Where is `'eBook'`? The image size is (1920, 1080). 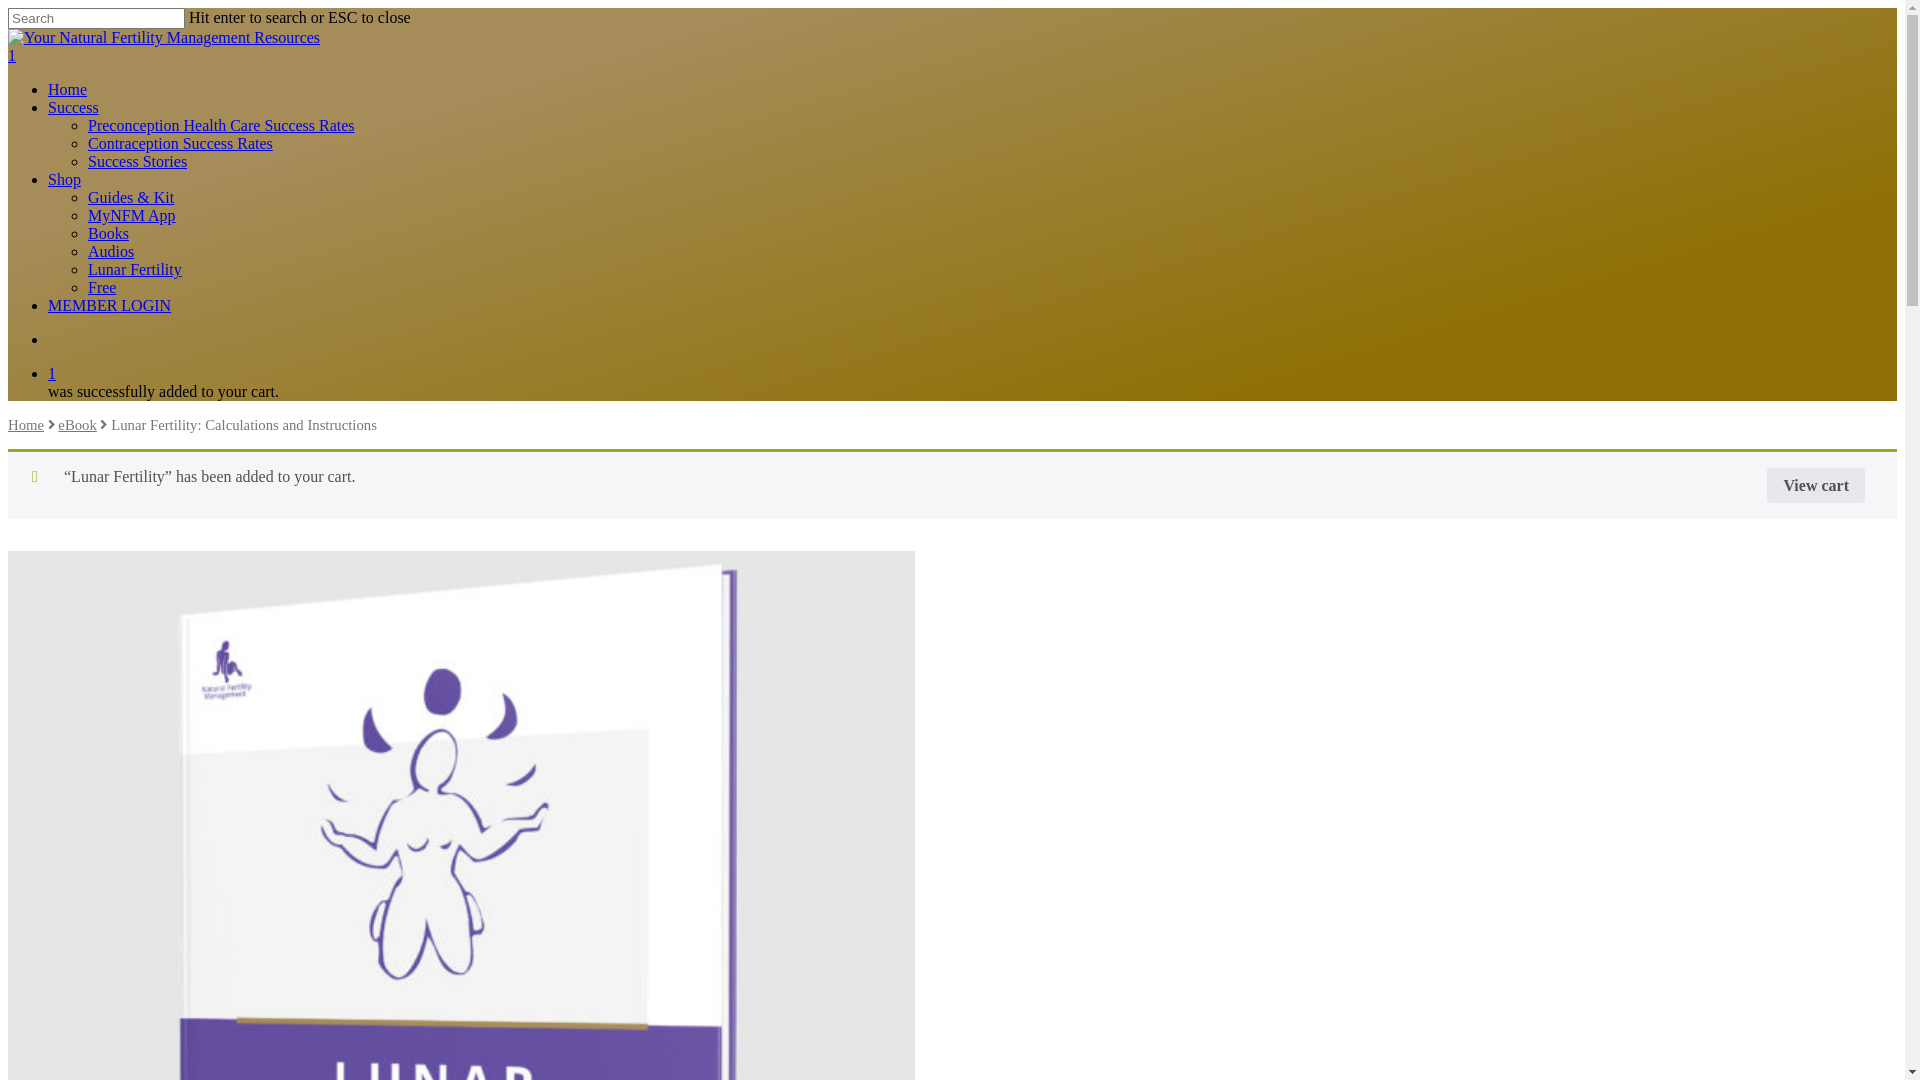
'eBook' is located at coordinates (57, 423).